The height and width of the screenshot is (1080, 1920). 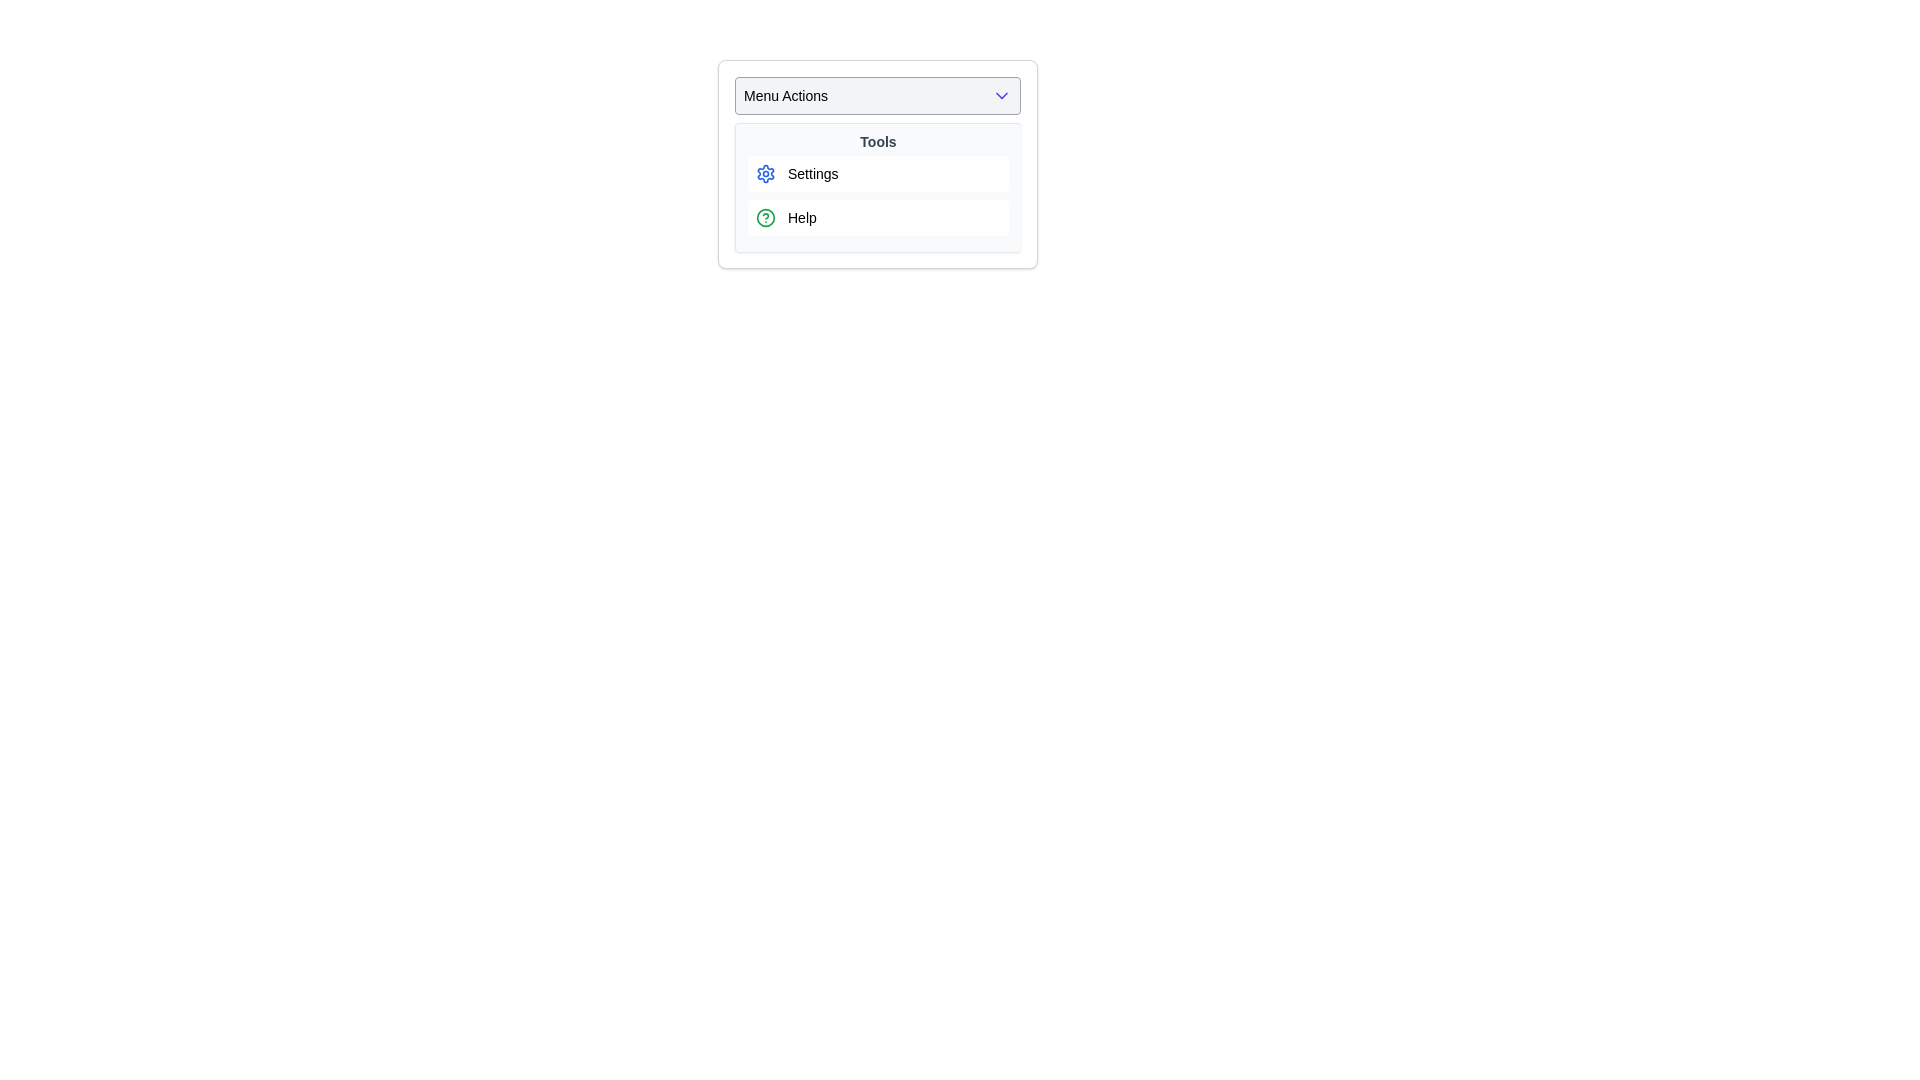 What do you see at coordinates (765, 218) in the screenshot?
I see `the green circular help icon with a question mark, which is located to the left of the 'Help' label in the second item of the vertically stacked menu list` at bounding box center [765, 218].